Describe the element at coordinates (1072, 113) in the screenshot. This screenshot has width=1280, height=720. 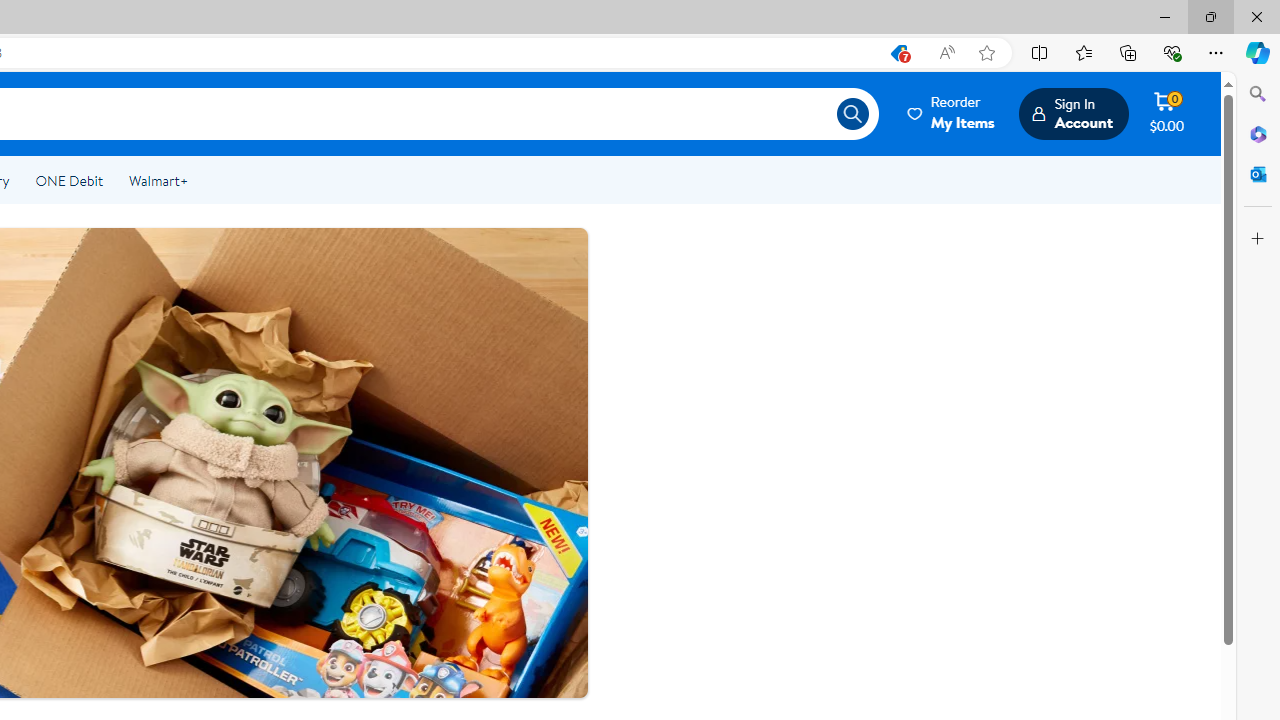
I see `'Sign InAccount'` at that location.